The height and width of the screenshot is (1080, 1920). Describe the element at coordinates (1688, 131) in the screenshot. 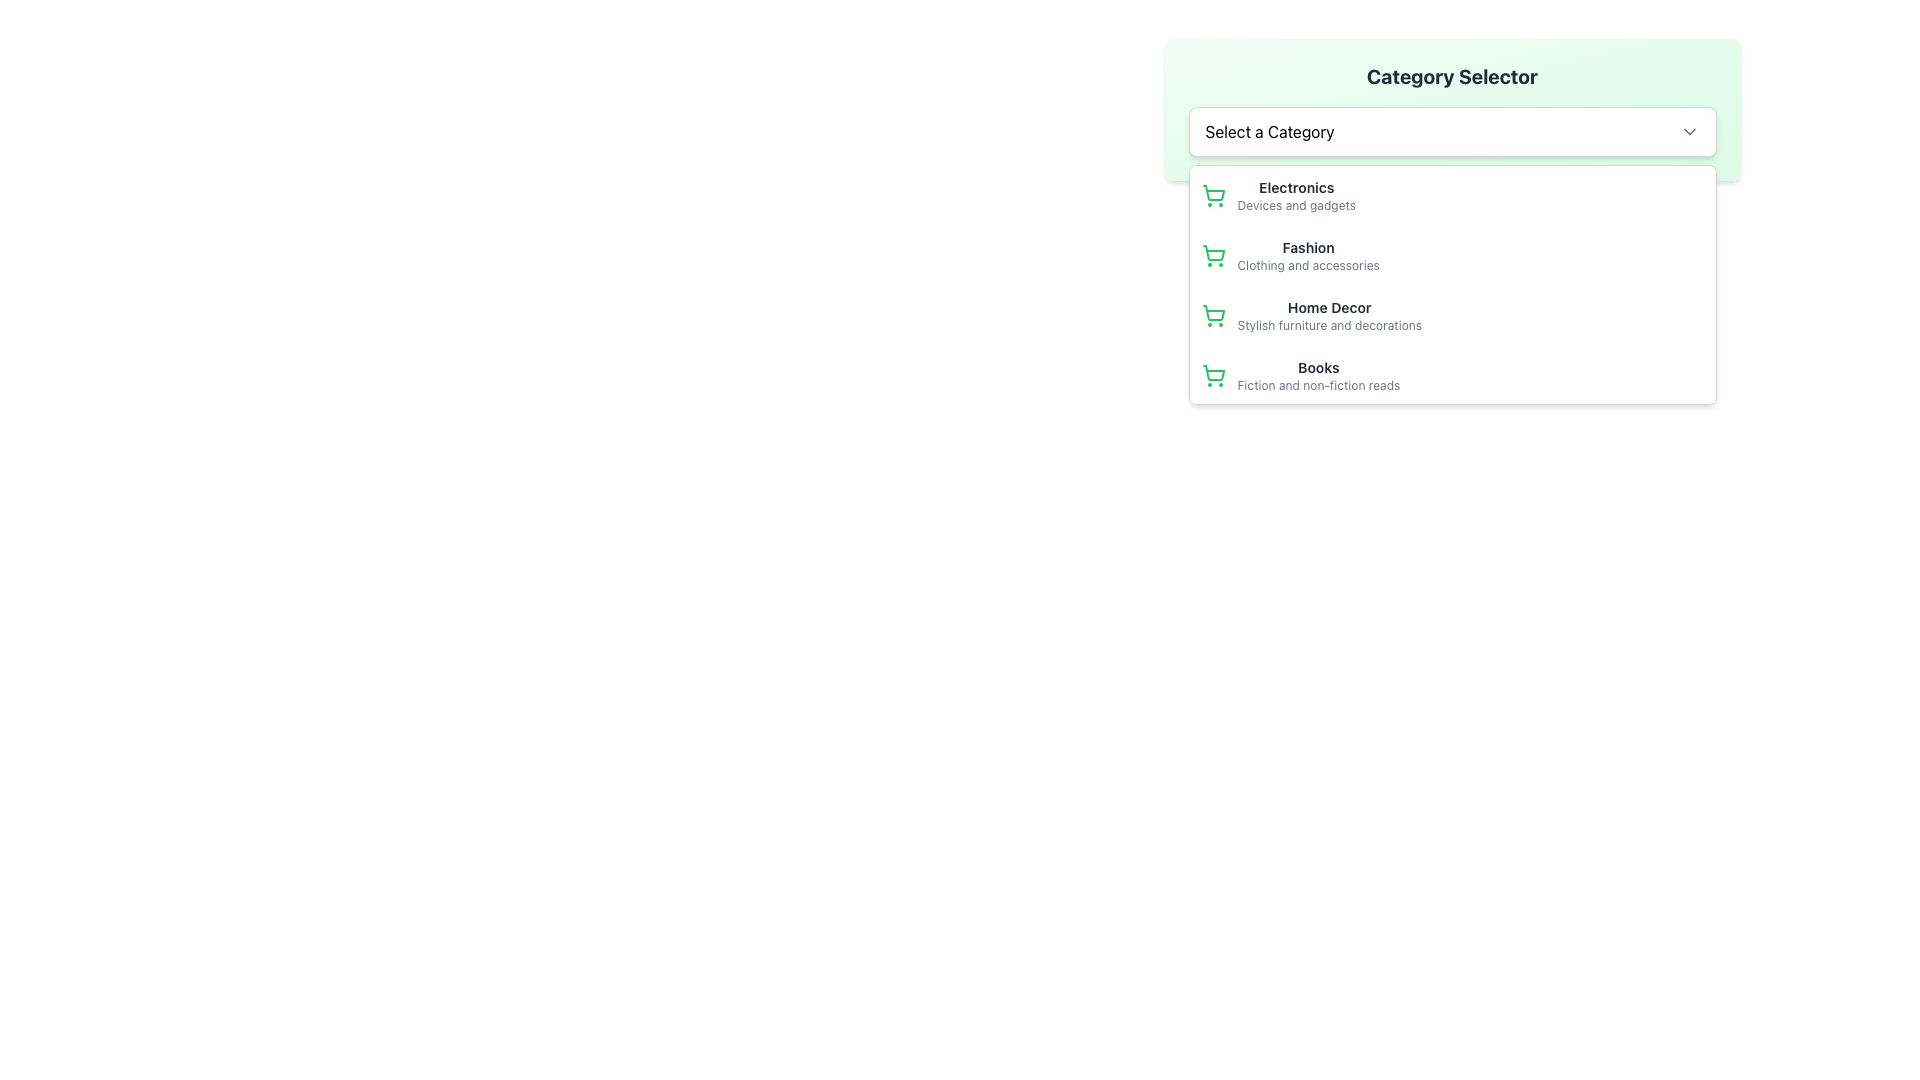

I see `the downwards-pointing chevron icon located inside the dropdown button of the category selector field, immediately to the right of the label 'Select a Category'` at that location.